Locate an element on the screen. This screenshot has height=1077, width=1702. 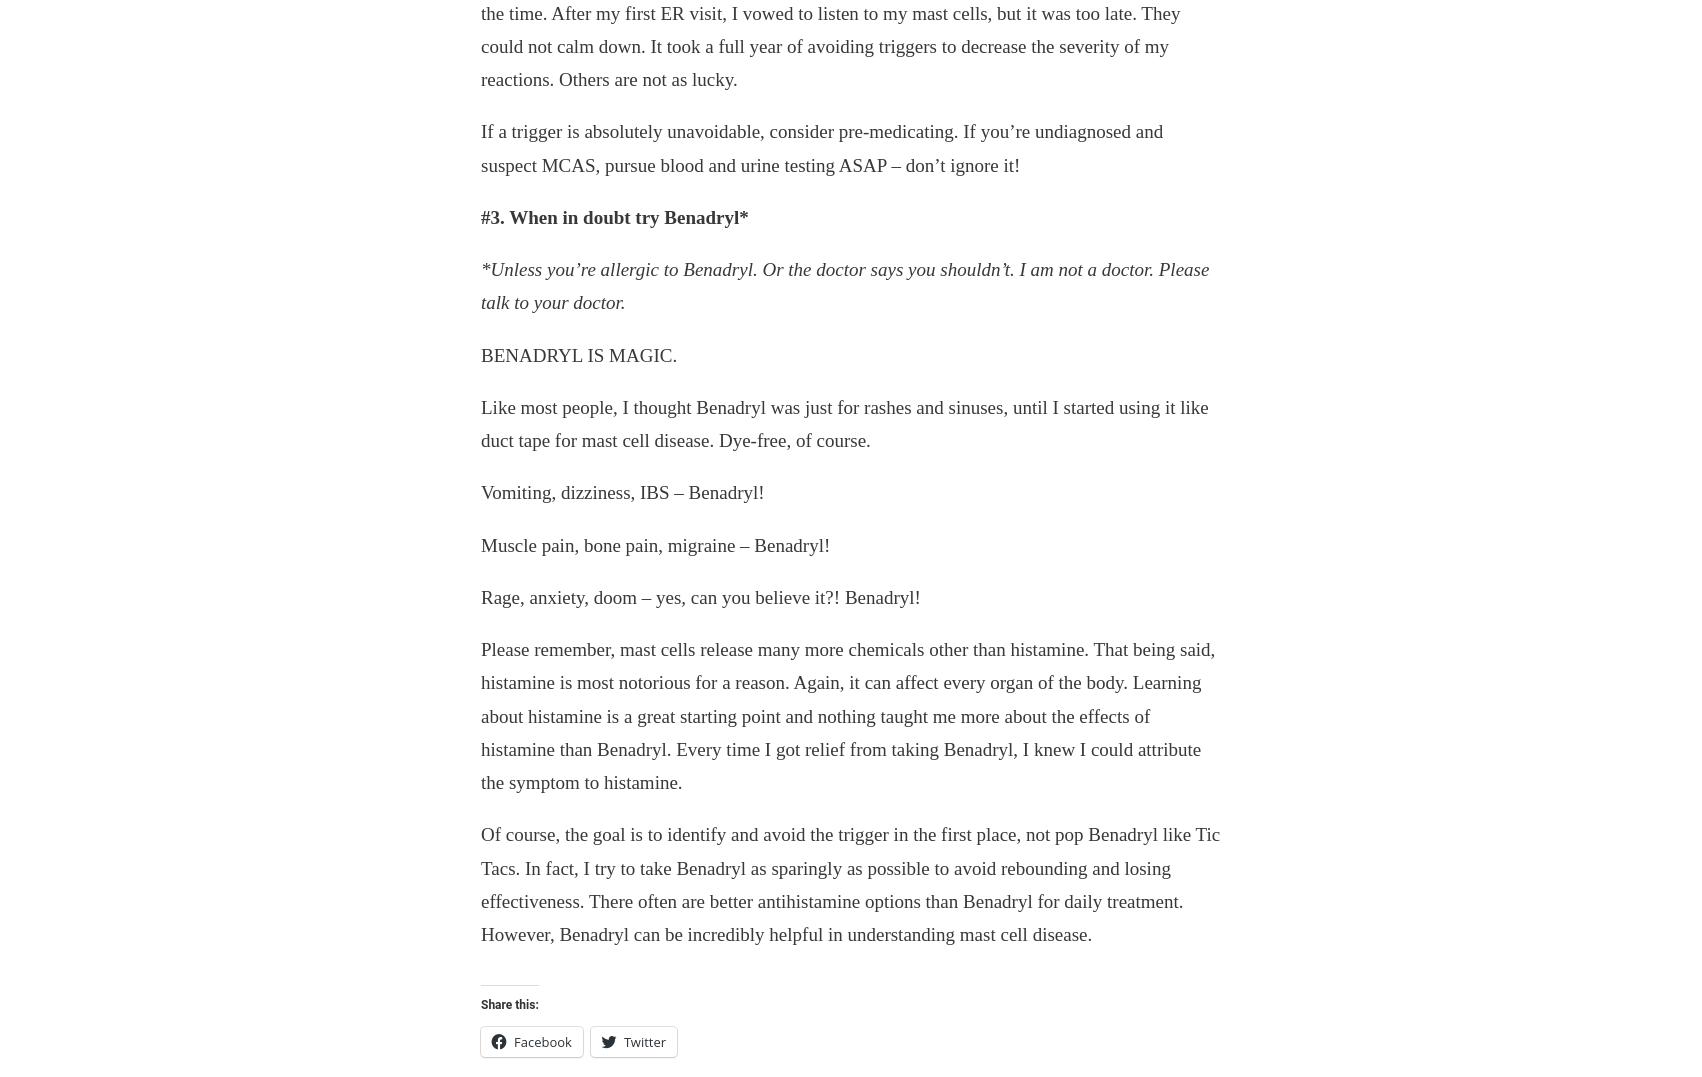
'If a trigger is absolutely unavoidable, consider pre-medicating. If you’re undiagnosed and suspect MCAS, pursue blood and urine testing ASAP – don’t ignore it!' is located at coordinates (821, 147).